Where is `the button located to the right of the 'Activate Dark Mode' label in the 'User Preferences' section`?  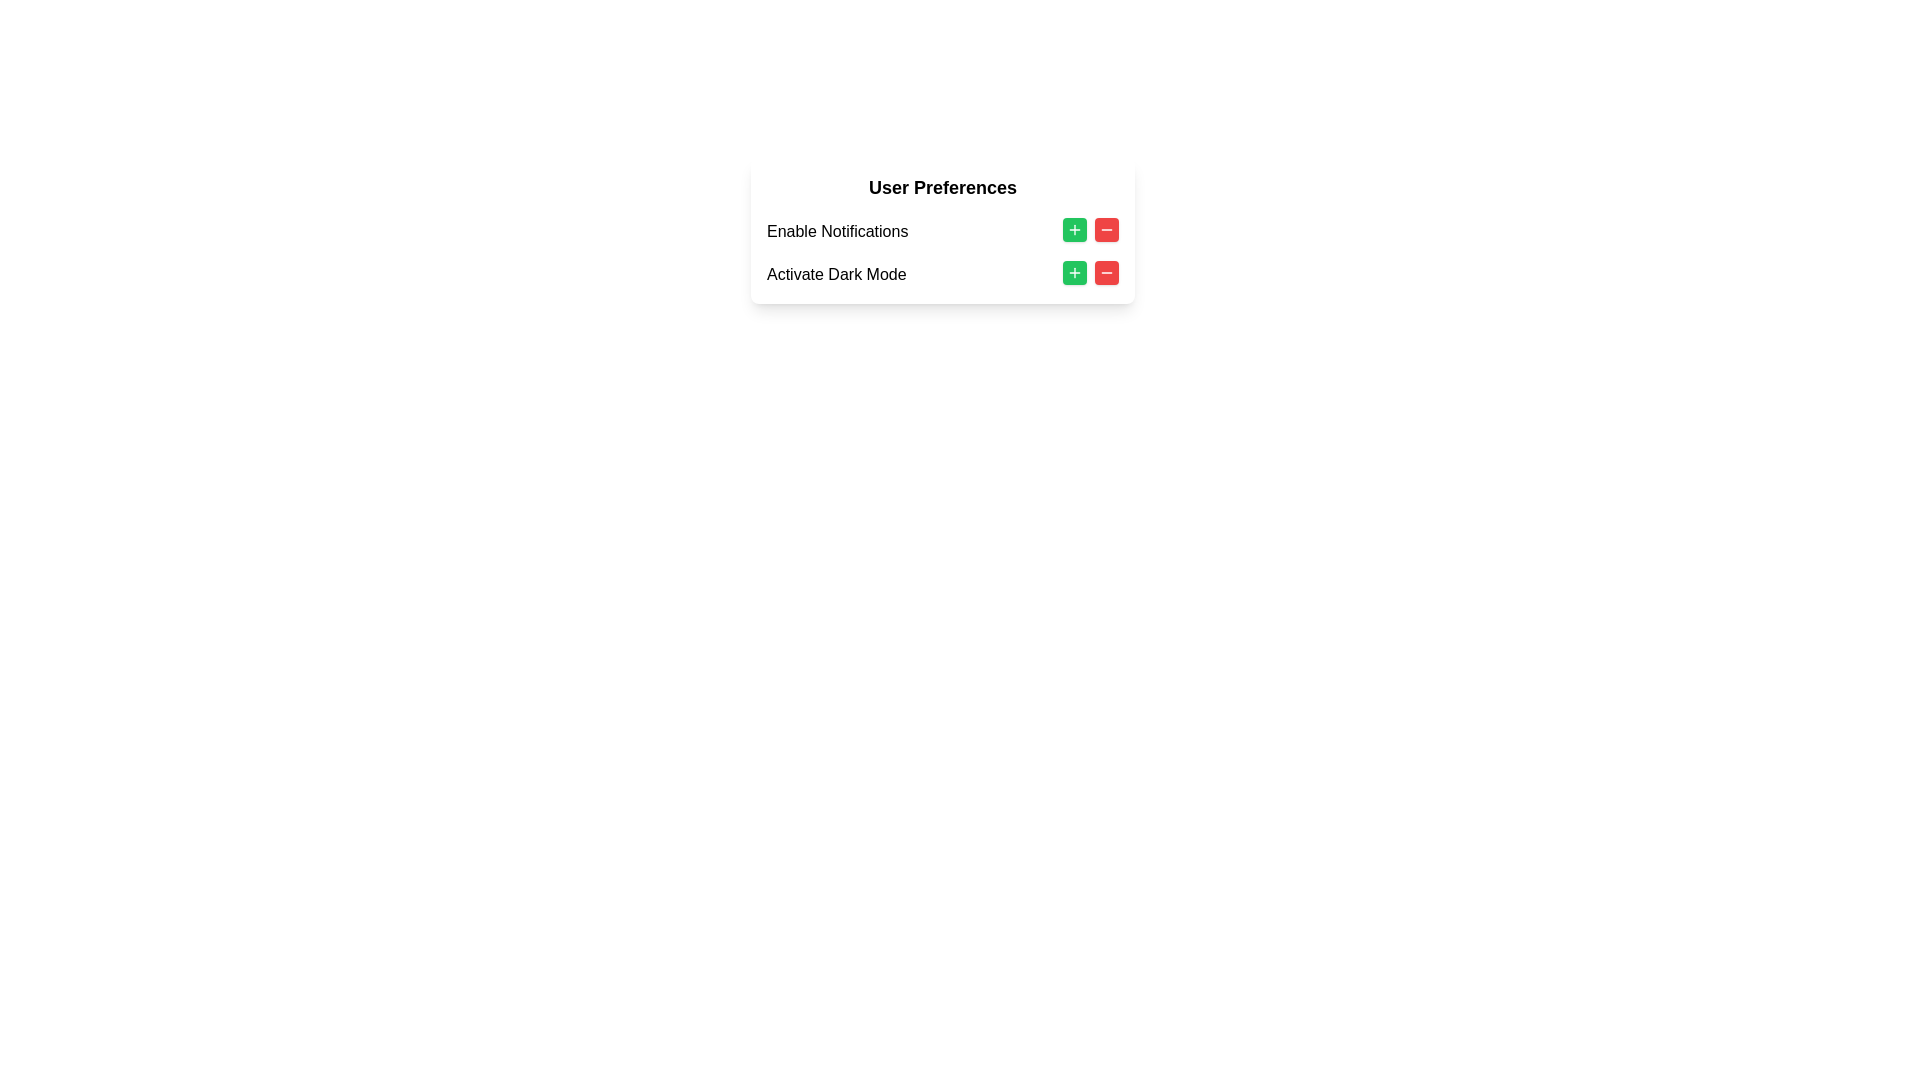
the button located to the right of the 'Activate Dark Mode' label in the 'User Preferences' section is located at coordinates (1074, 273).